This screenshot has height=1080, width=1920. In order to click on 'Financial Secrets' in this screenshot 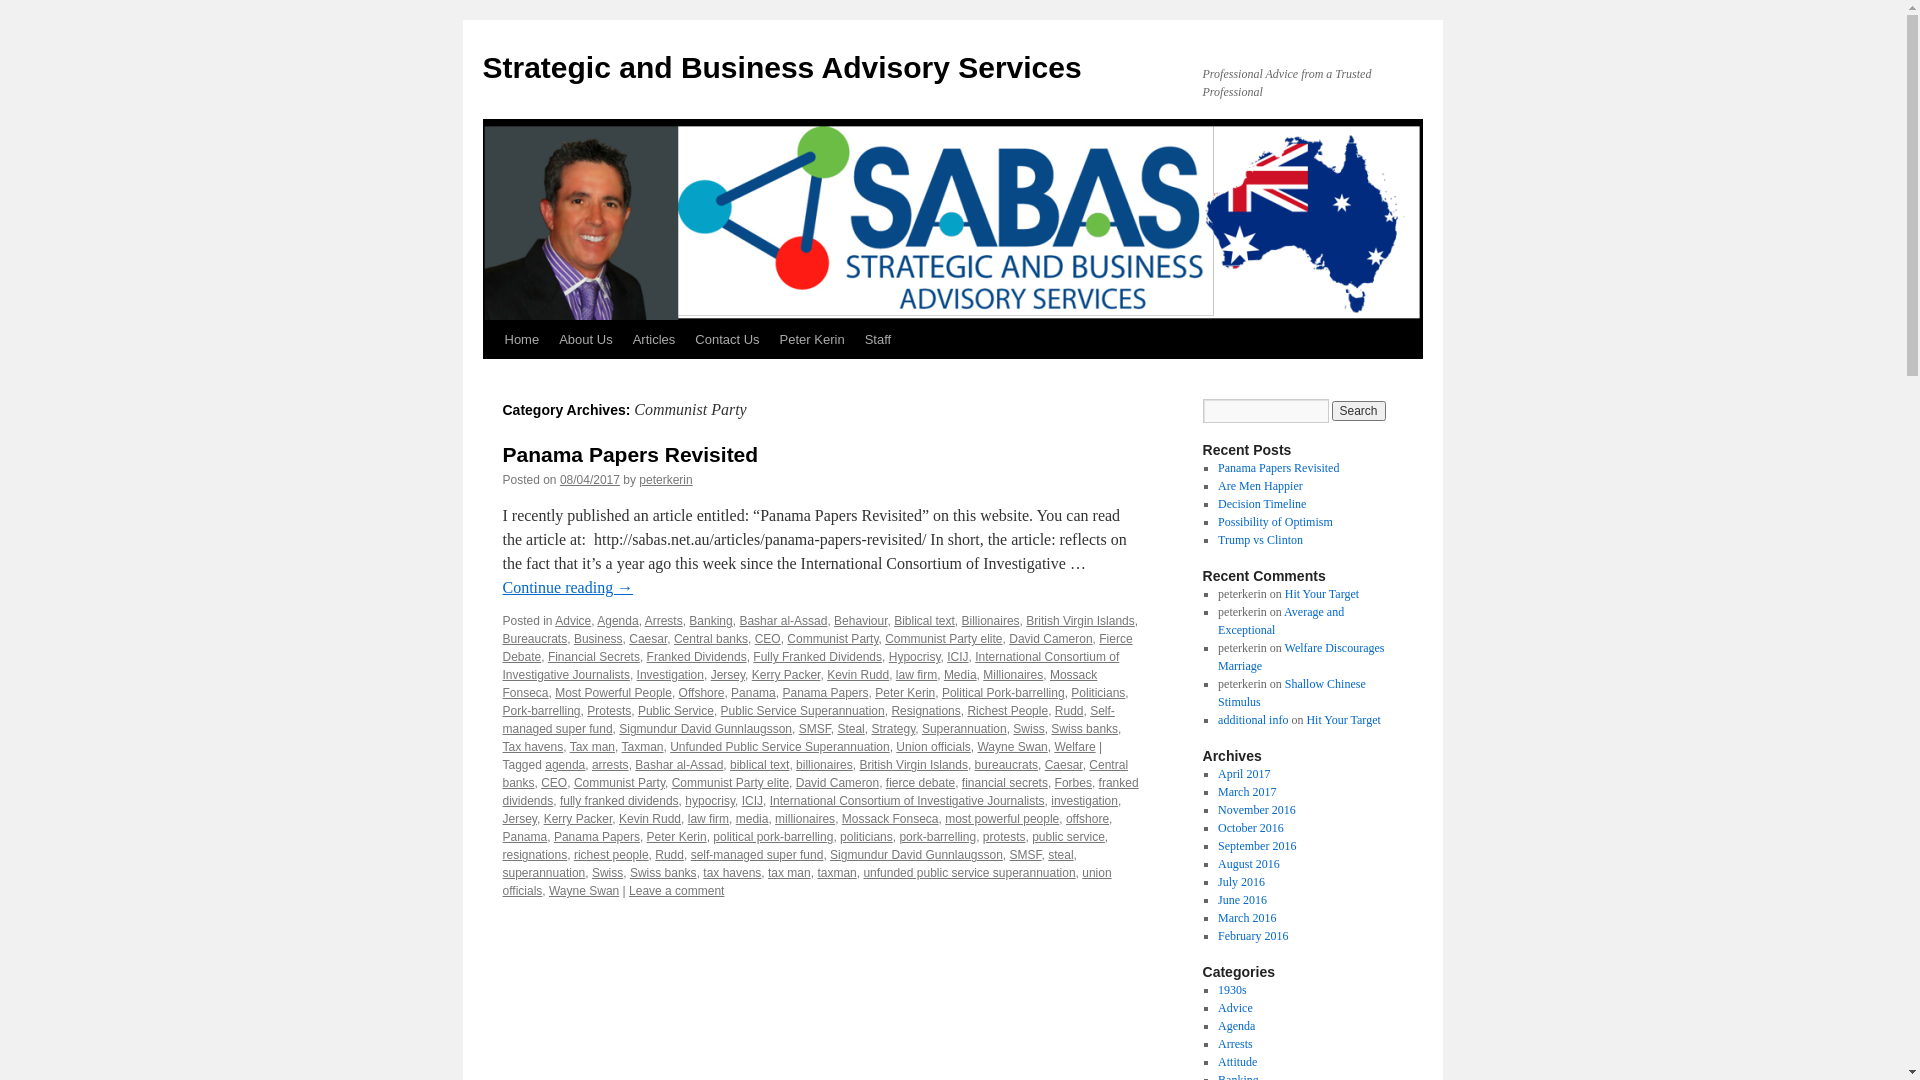, I will do `click(593, 656)`.